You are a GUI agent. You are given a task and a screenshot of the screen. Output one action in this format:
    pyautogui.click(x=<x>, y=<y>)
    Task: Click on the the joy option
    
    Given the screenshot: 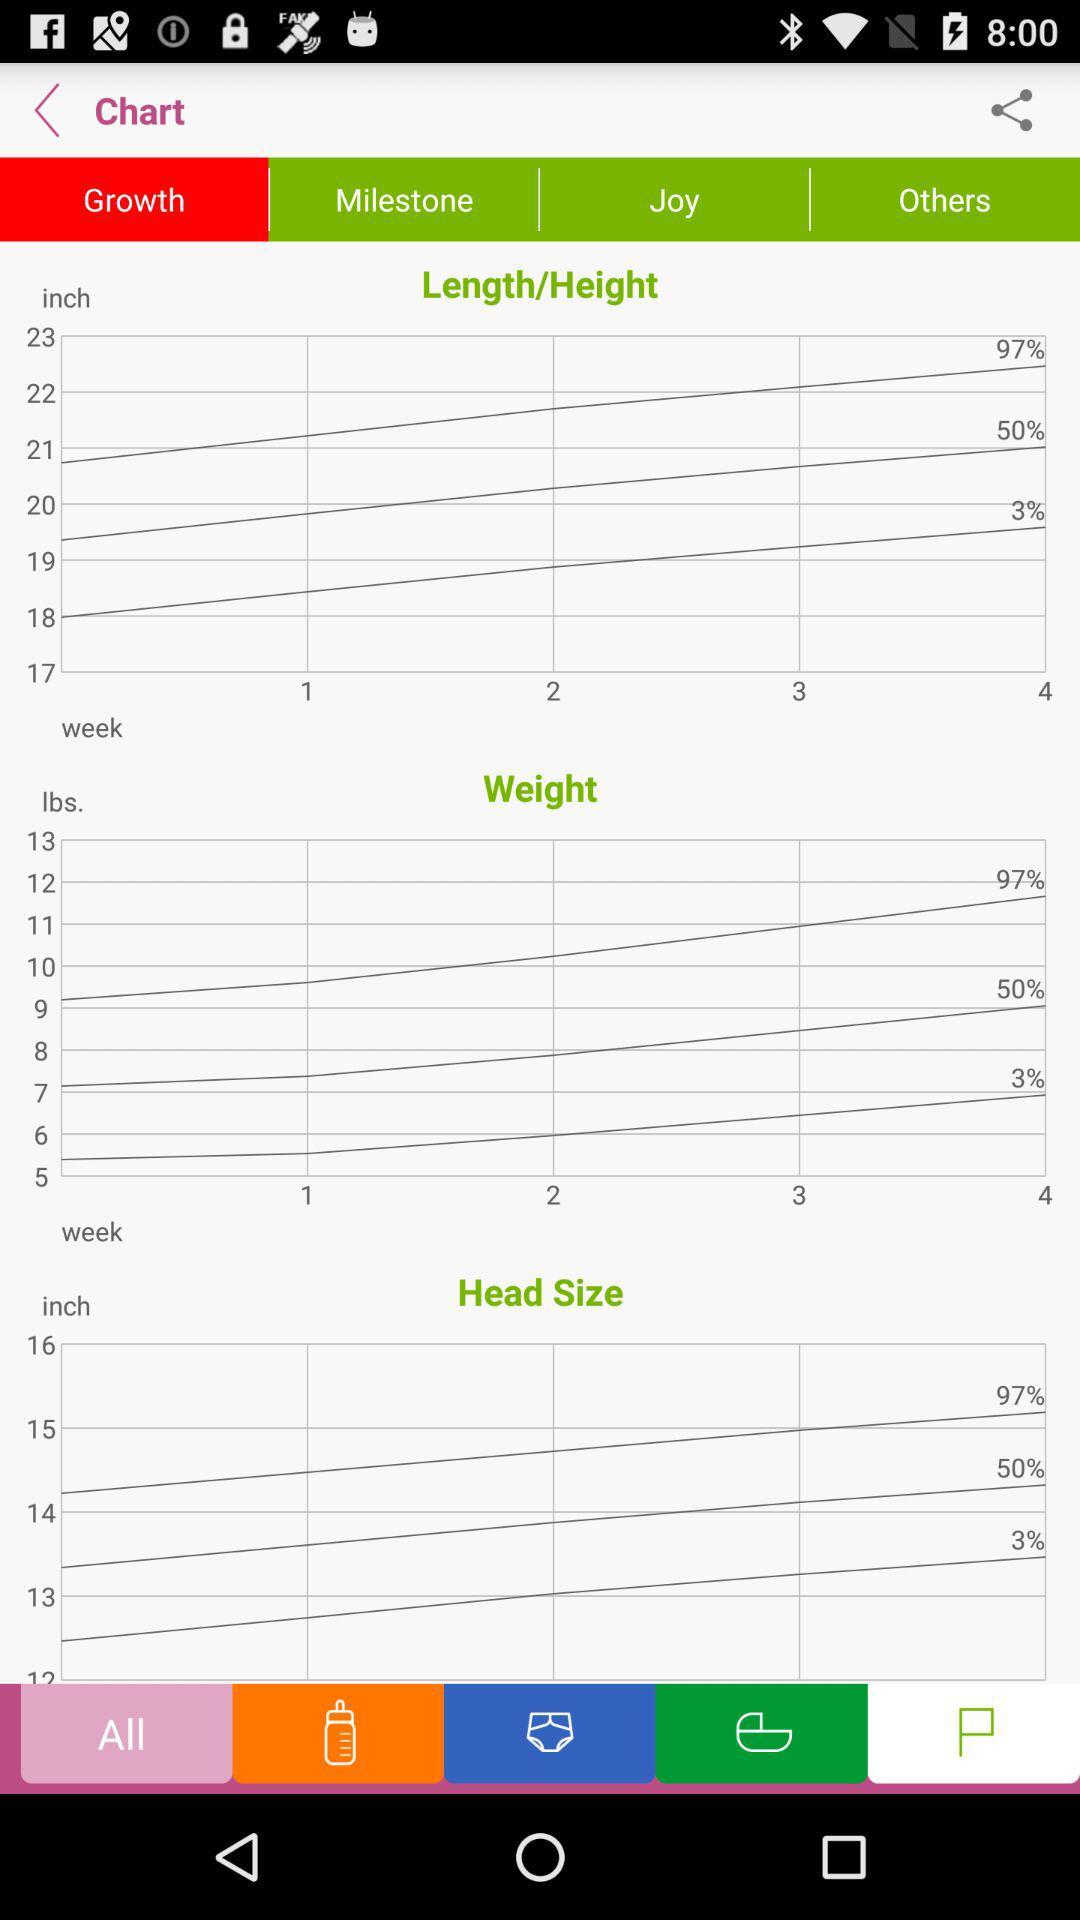 What is the action you would take?
    pyautogui.click(x=674, y=200)
    